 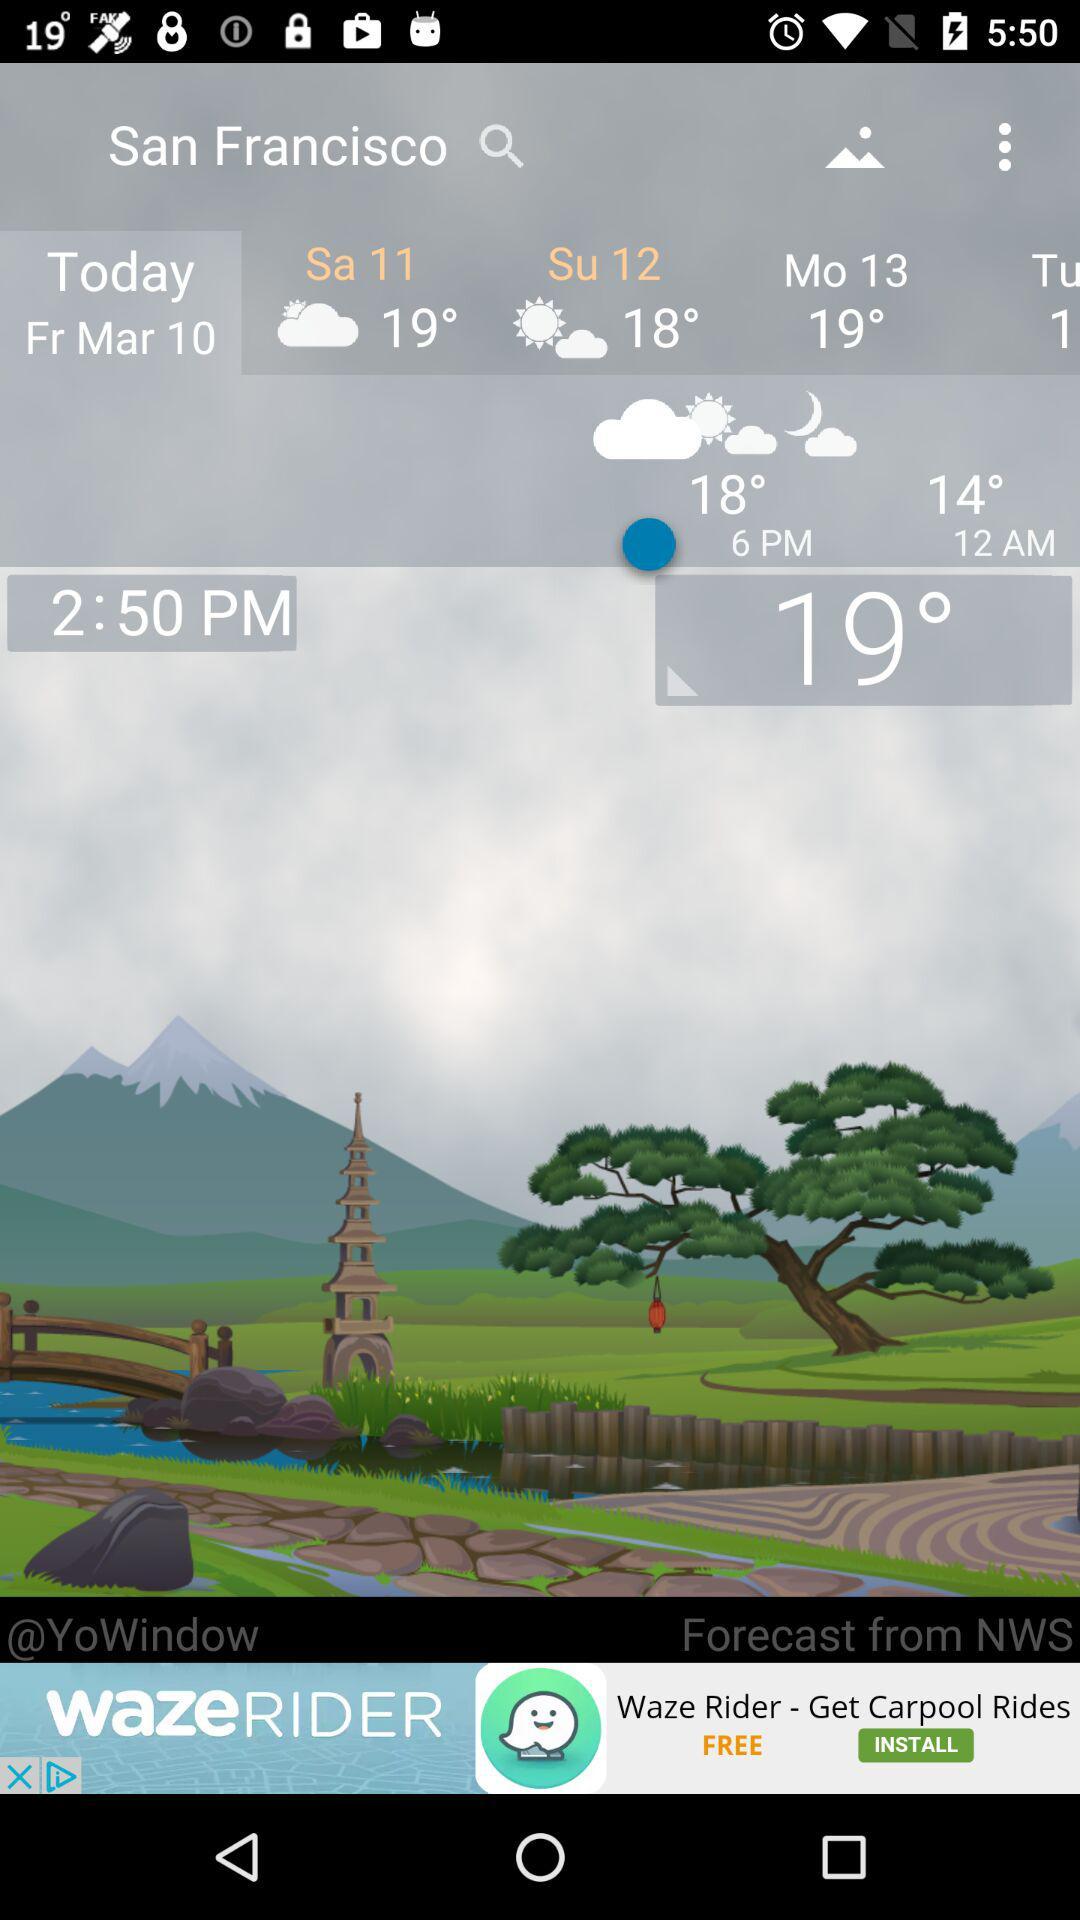 What do you see at coordinates (540, 1727) in the screenshot?
I see `opens advertisement` at bounding box center [540, 1727].